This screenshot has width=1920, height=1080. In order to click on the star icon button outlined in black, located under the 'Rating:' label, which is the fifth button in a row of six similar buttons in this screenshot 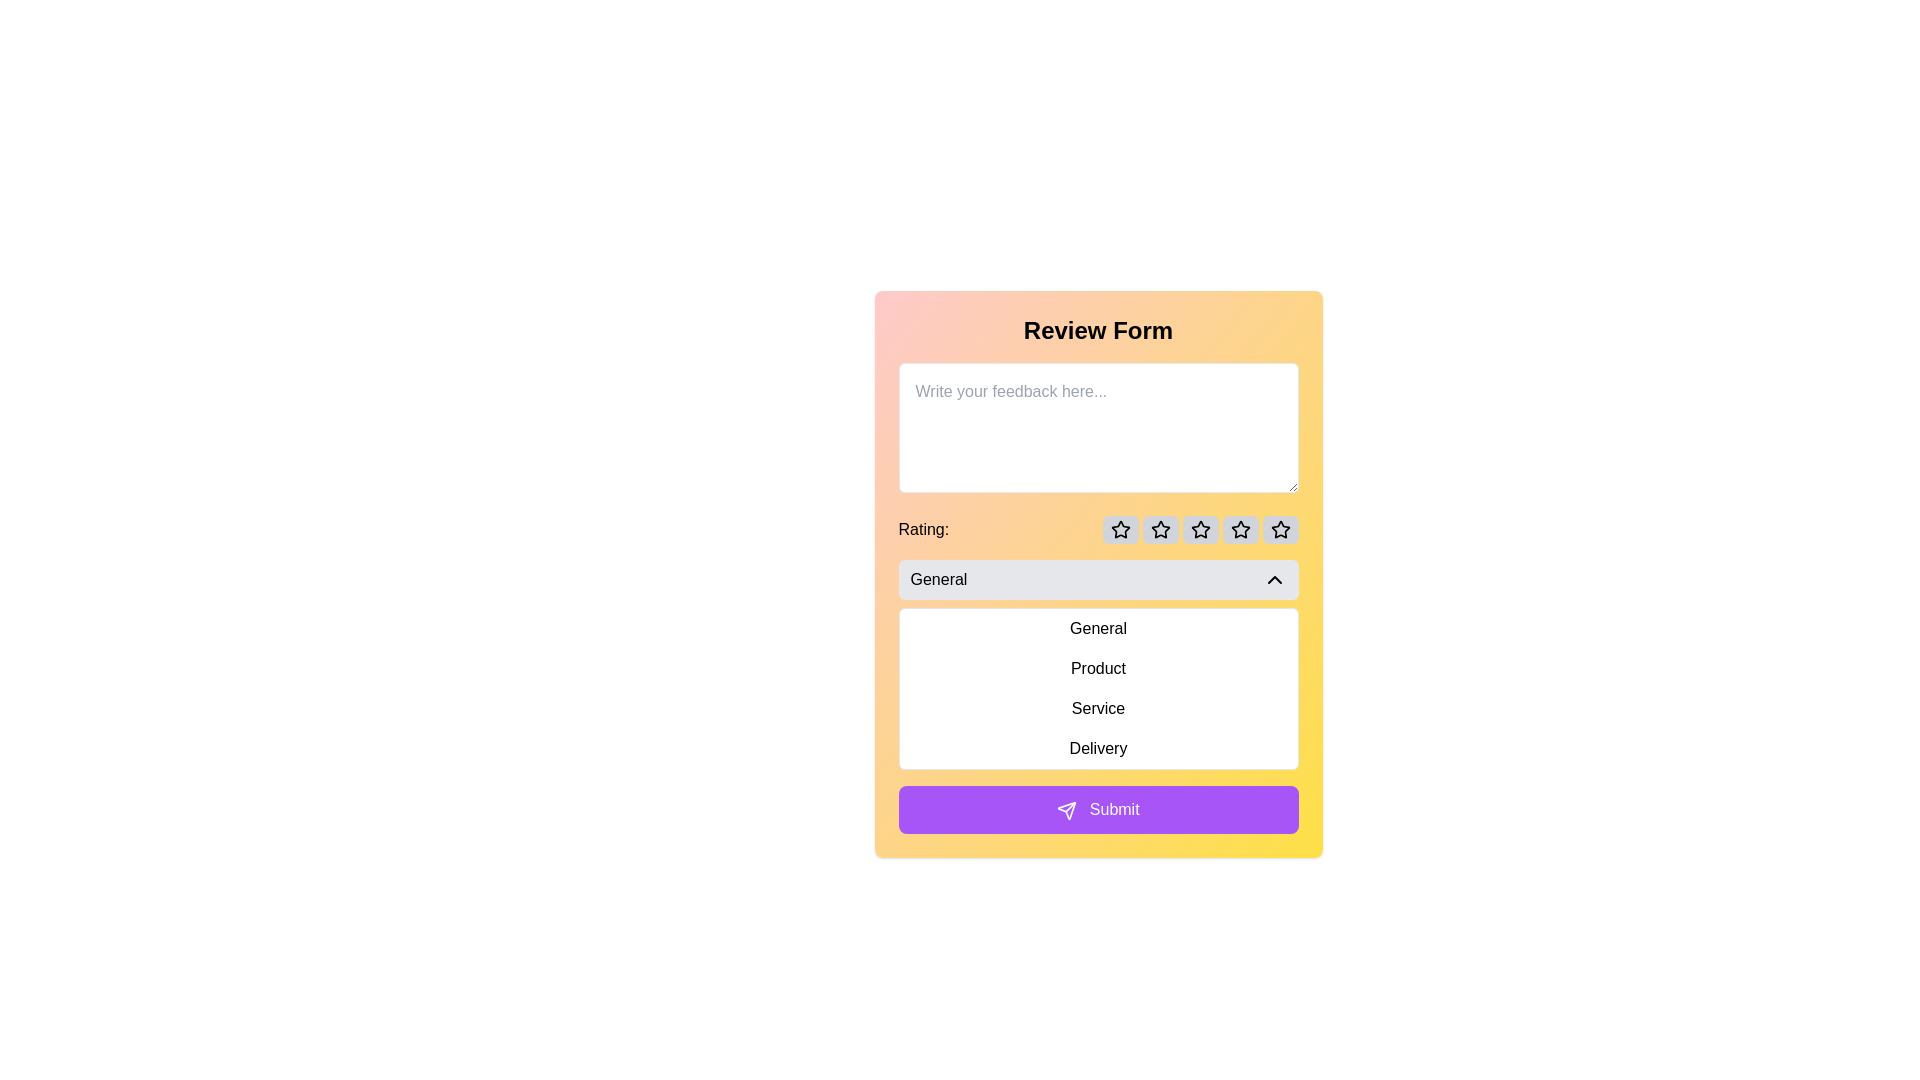, I will do `click(1239, 528)`.